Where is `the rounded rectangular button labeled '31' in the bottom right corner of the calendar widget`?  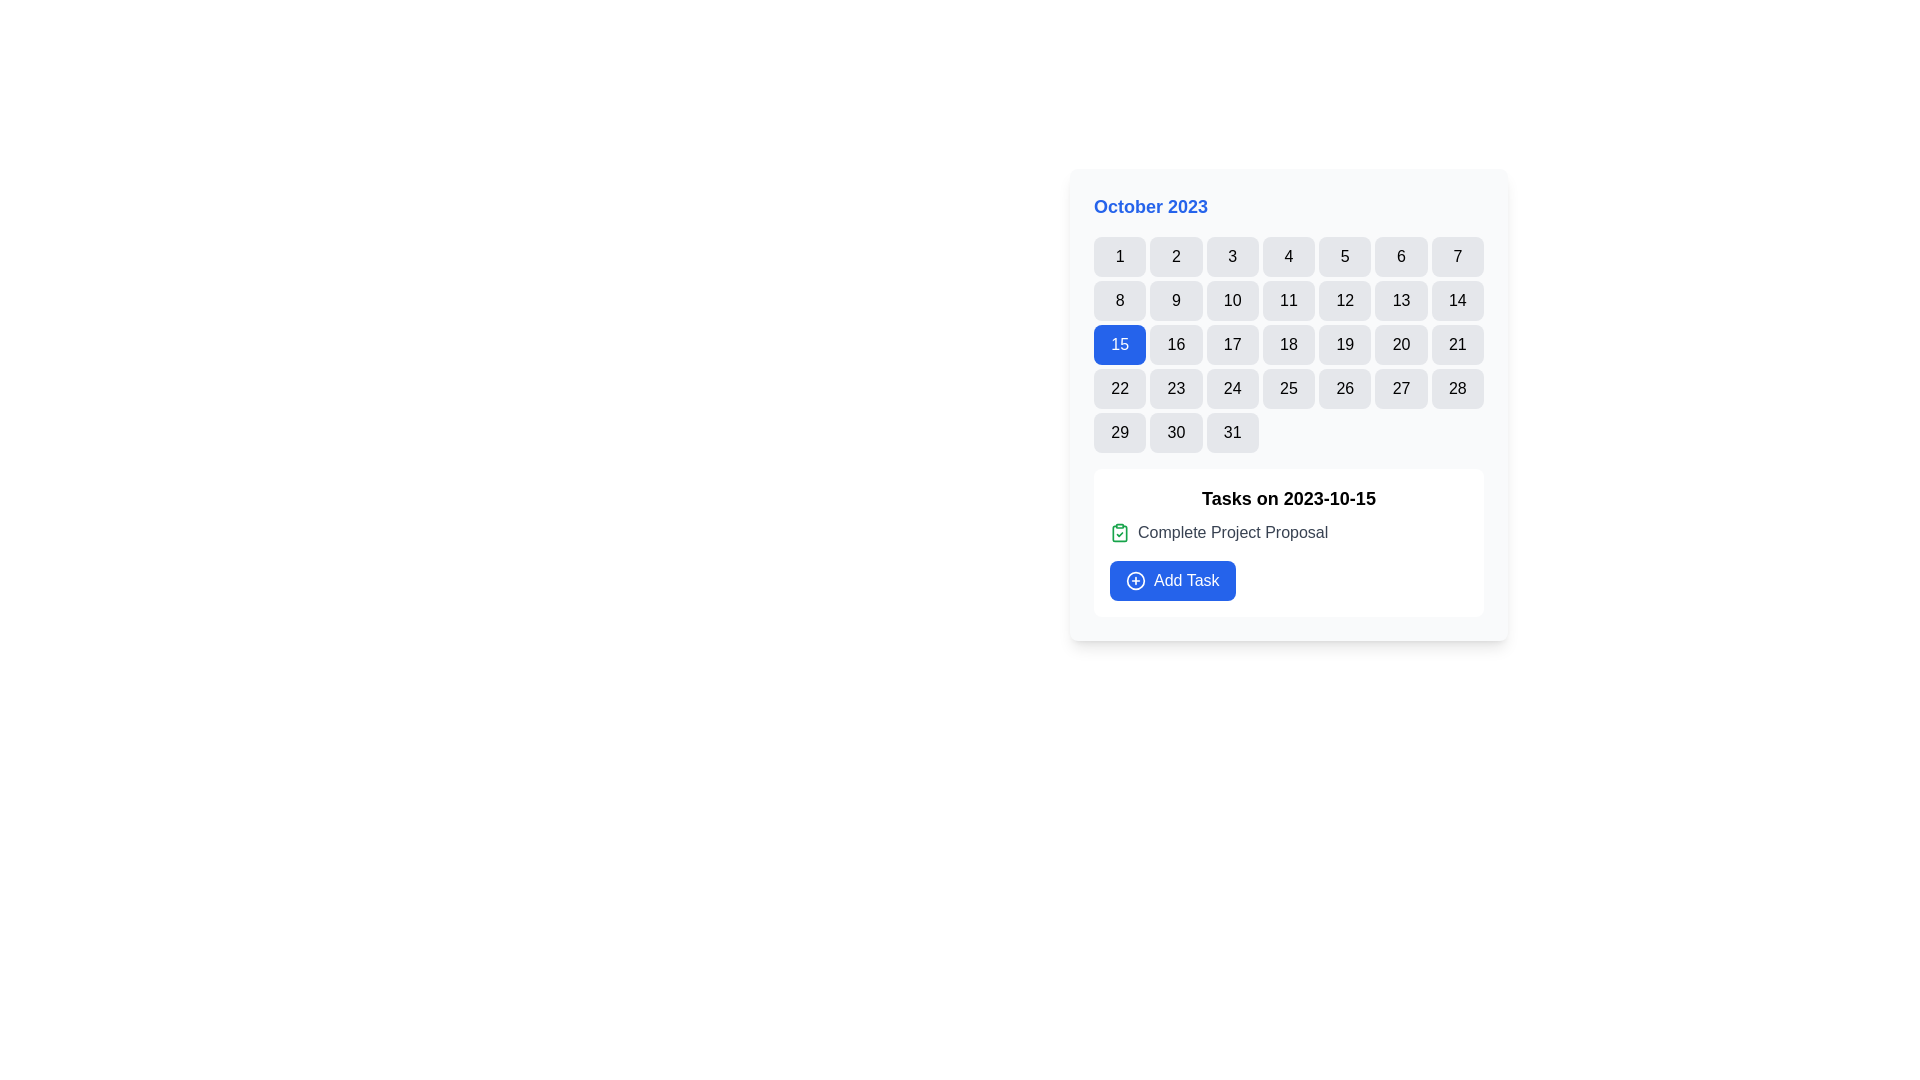
the rounded rectangular button labeled '31' in the bottom right corner of the calendar widget is located at coordinates (1231, 431).